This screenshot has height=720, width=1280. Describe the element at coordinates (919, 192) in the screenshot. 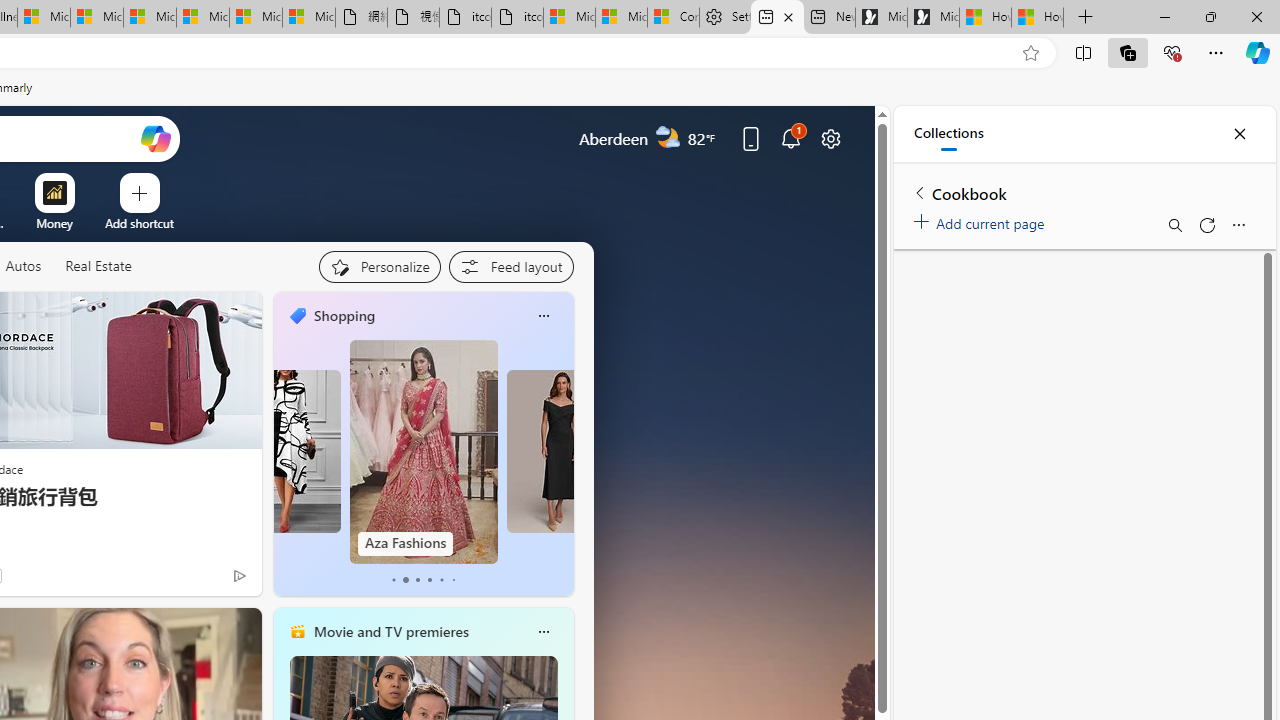

I see `'Back to list of collections'` at that location.